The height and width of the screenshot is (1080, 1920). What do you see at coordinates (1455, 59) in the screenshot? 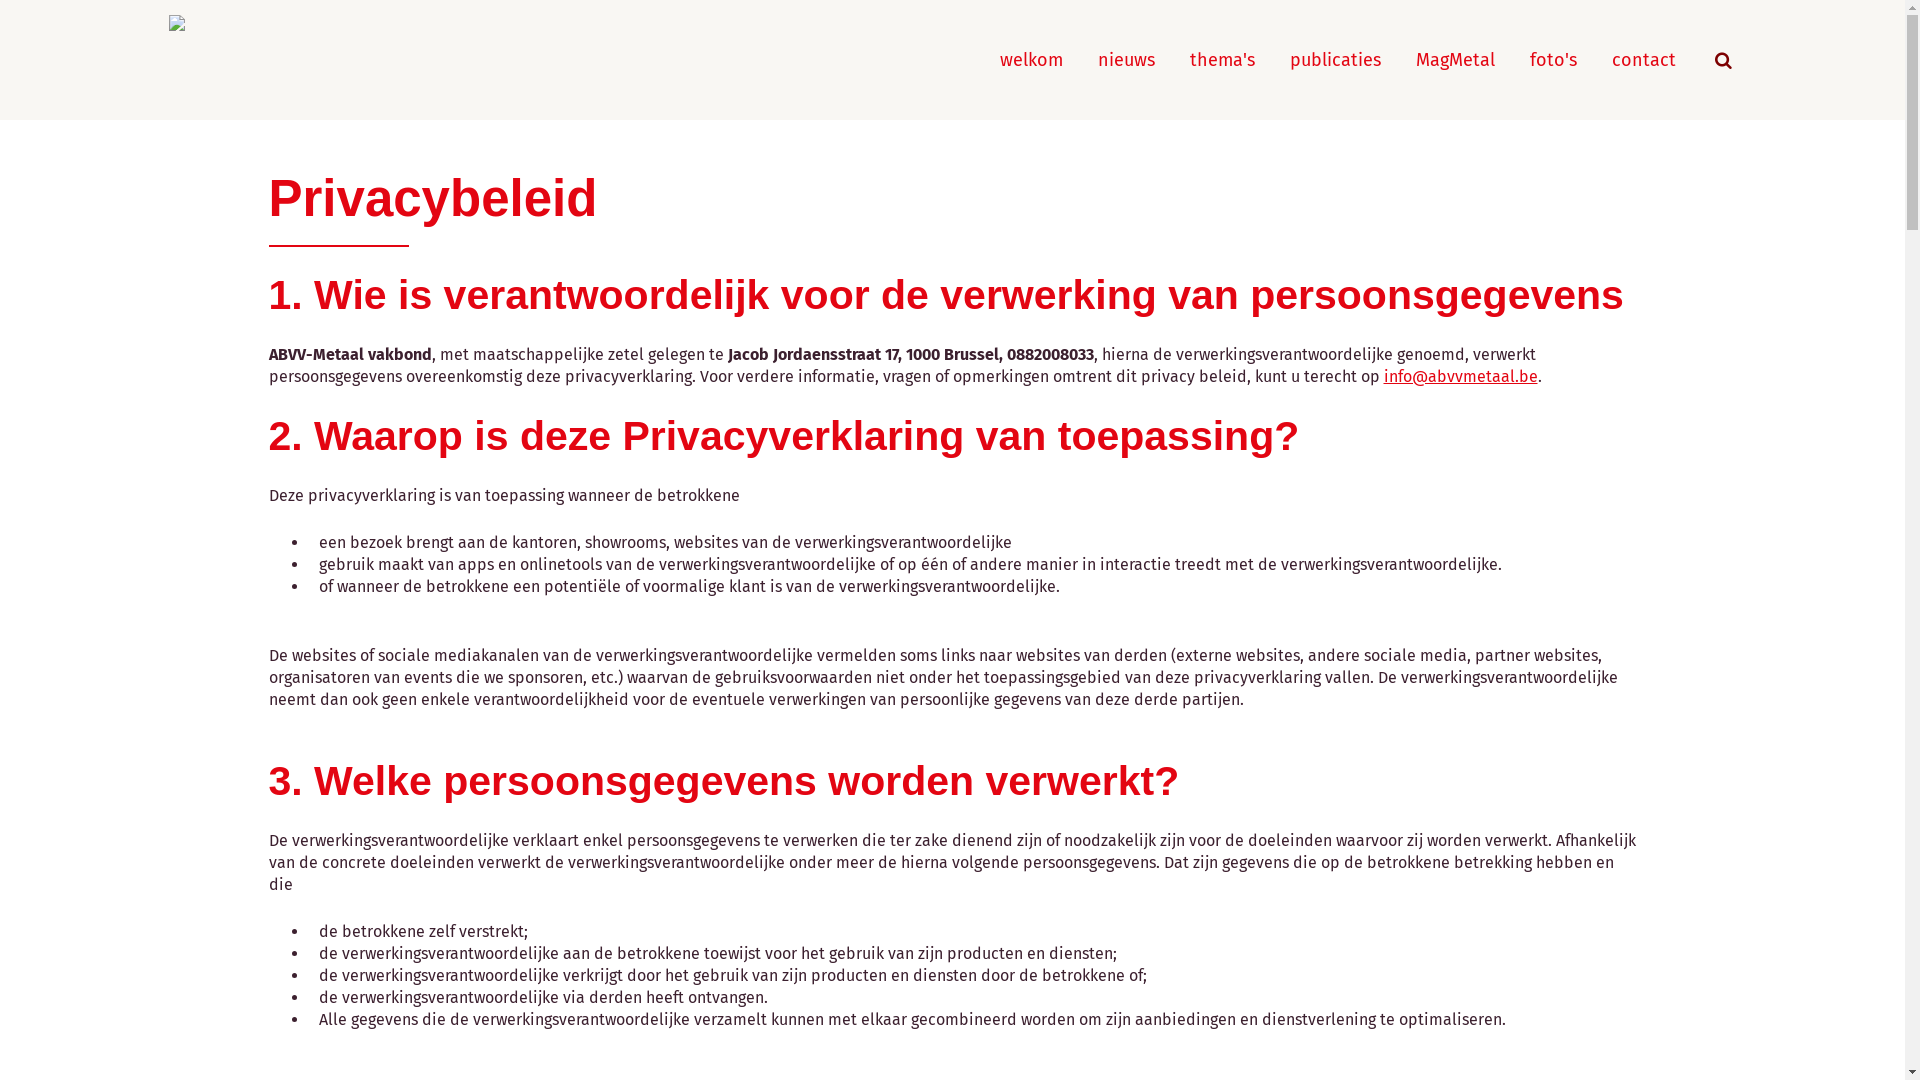
I see `'MagMetal'` at bounding box center [1455, 59].